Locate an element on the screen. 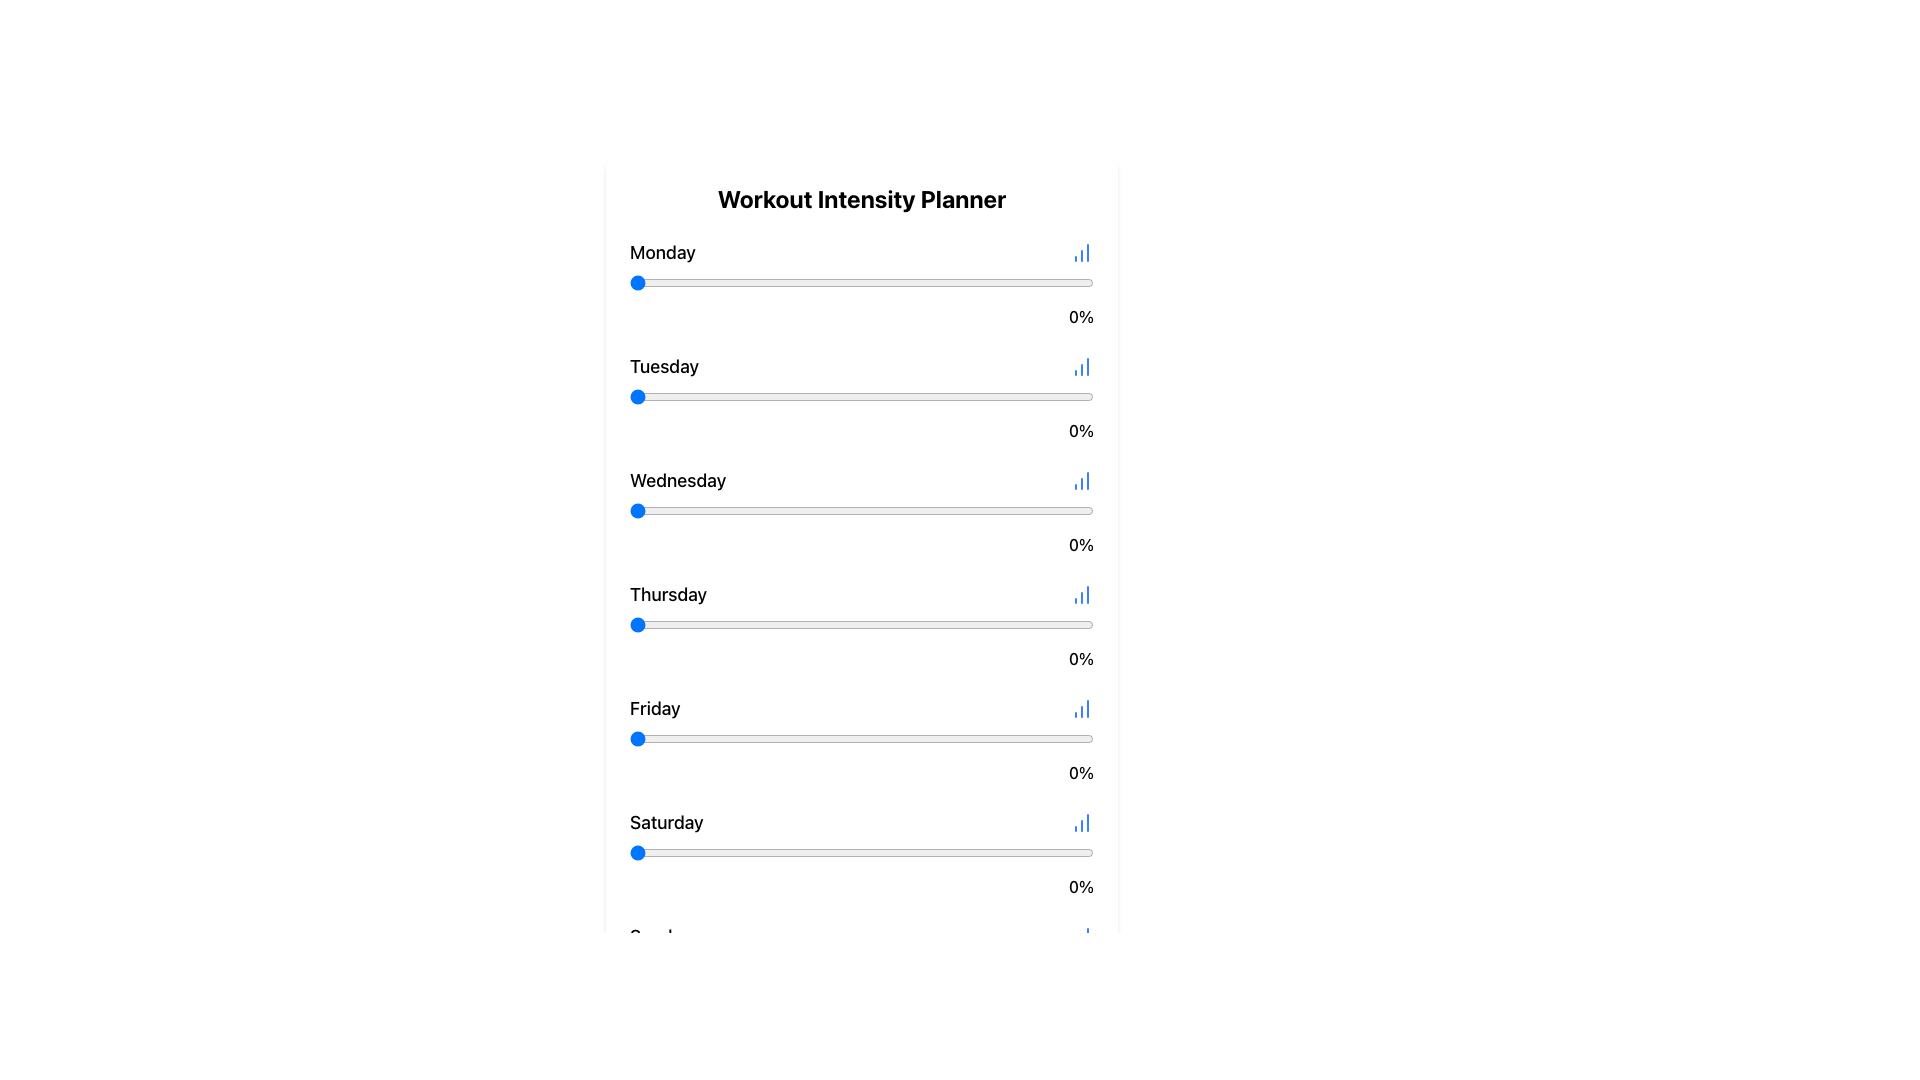 Image resolution: width=1920 pixels, height=1080 pixels. the Friday workout intensity is located at coordinates (848, 739).